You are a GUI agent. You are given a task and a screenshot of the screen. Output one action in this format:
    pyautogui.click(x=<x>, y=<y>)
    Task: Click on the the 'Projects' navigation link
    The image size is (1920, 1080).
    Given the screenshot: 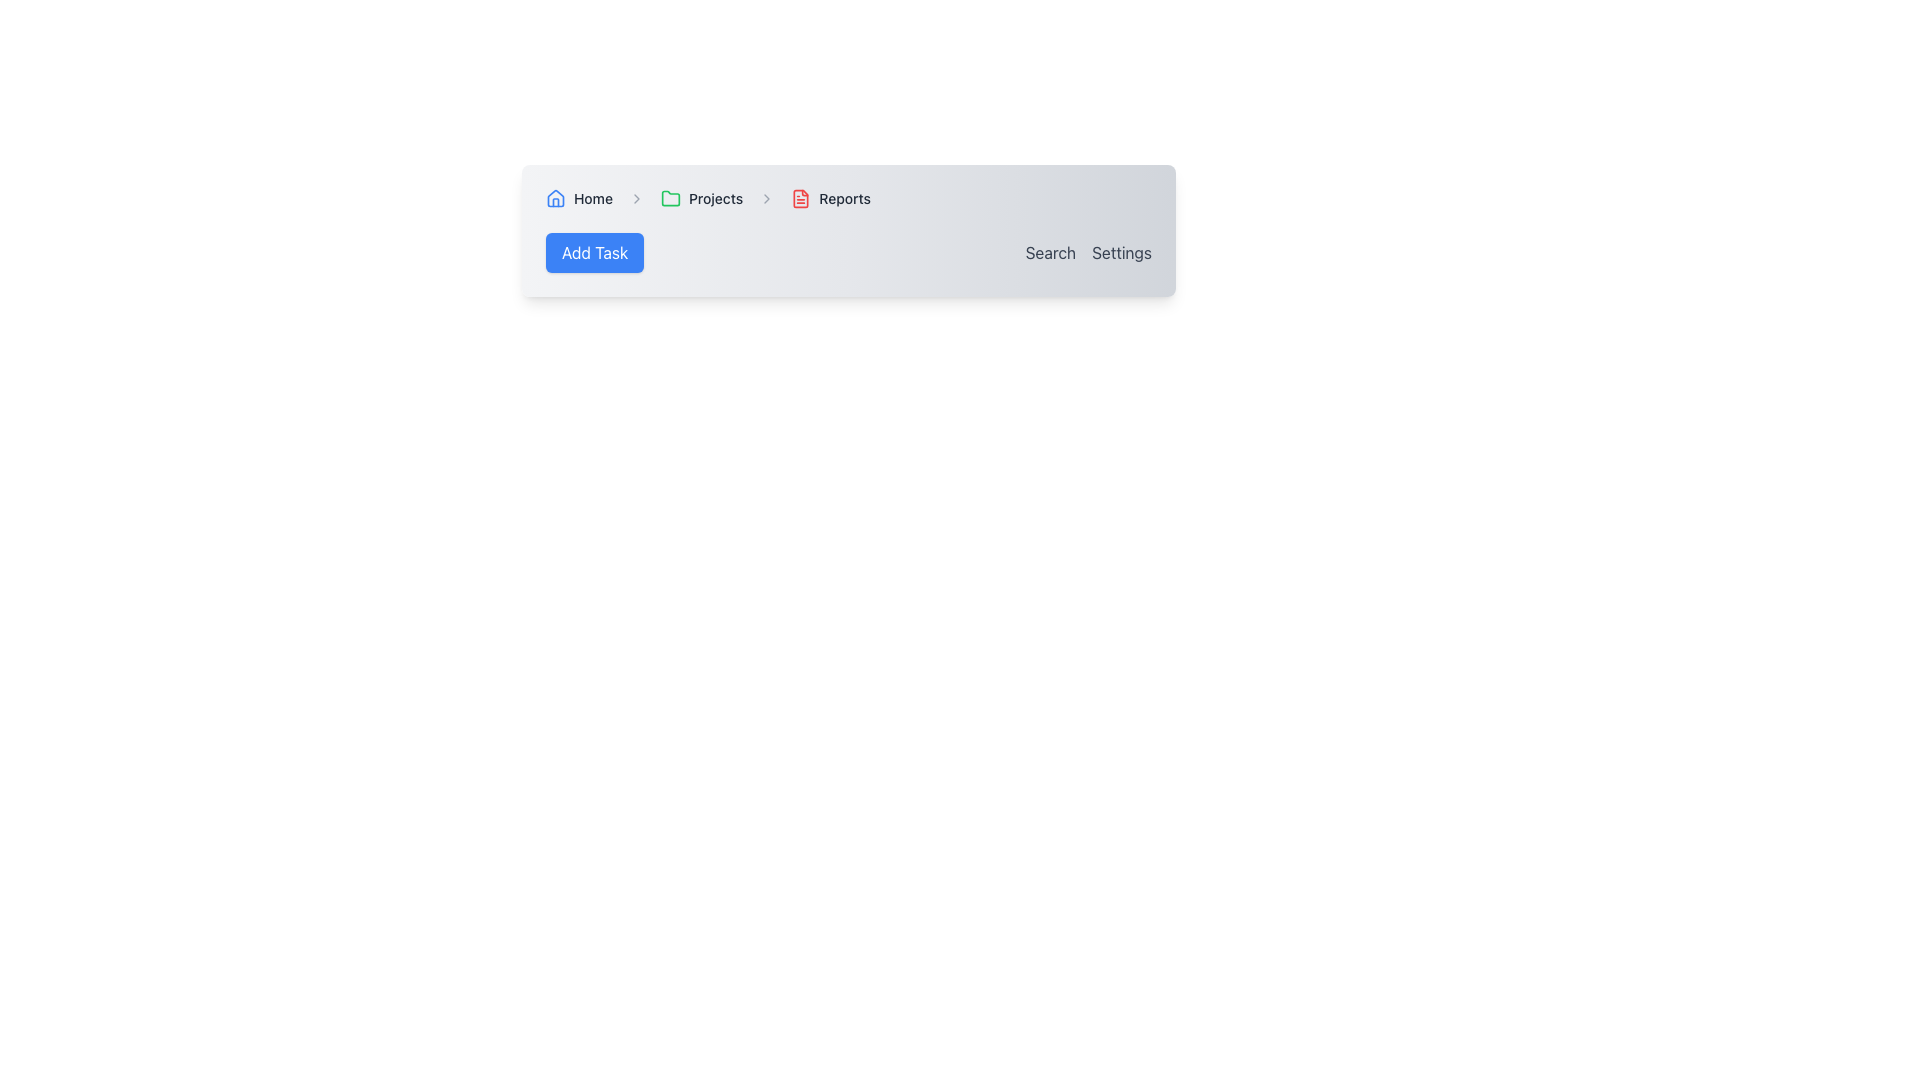 What is the action you would take?
    pyautogui.click(x=702, y=199)
    